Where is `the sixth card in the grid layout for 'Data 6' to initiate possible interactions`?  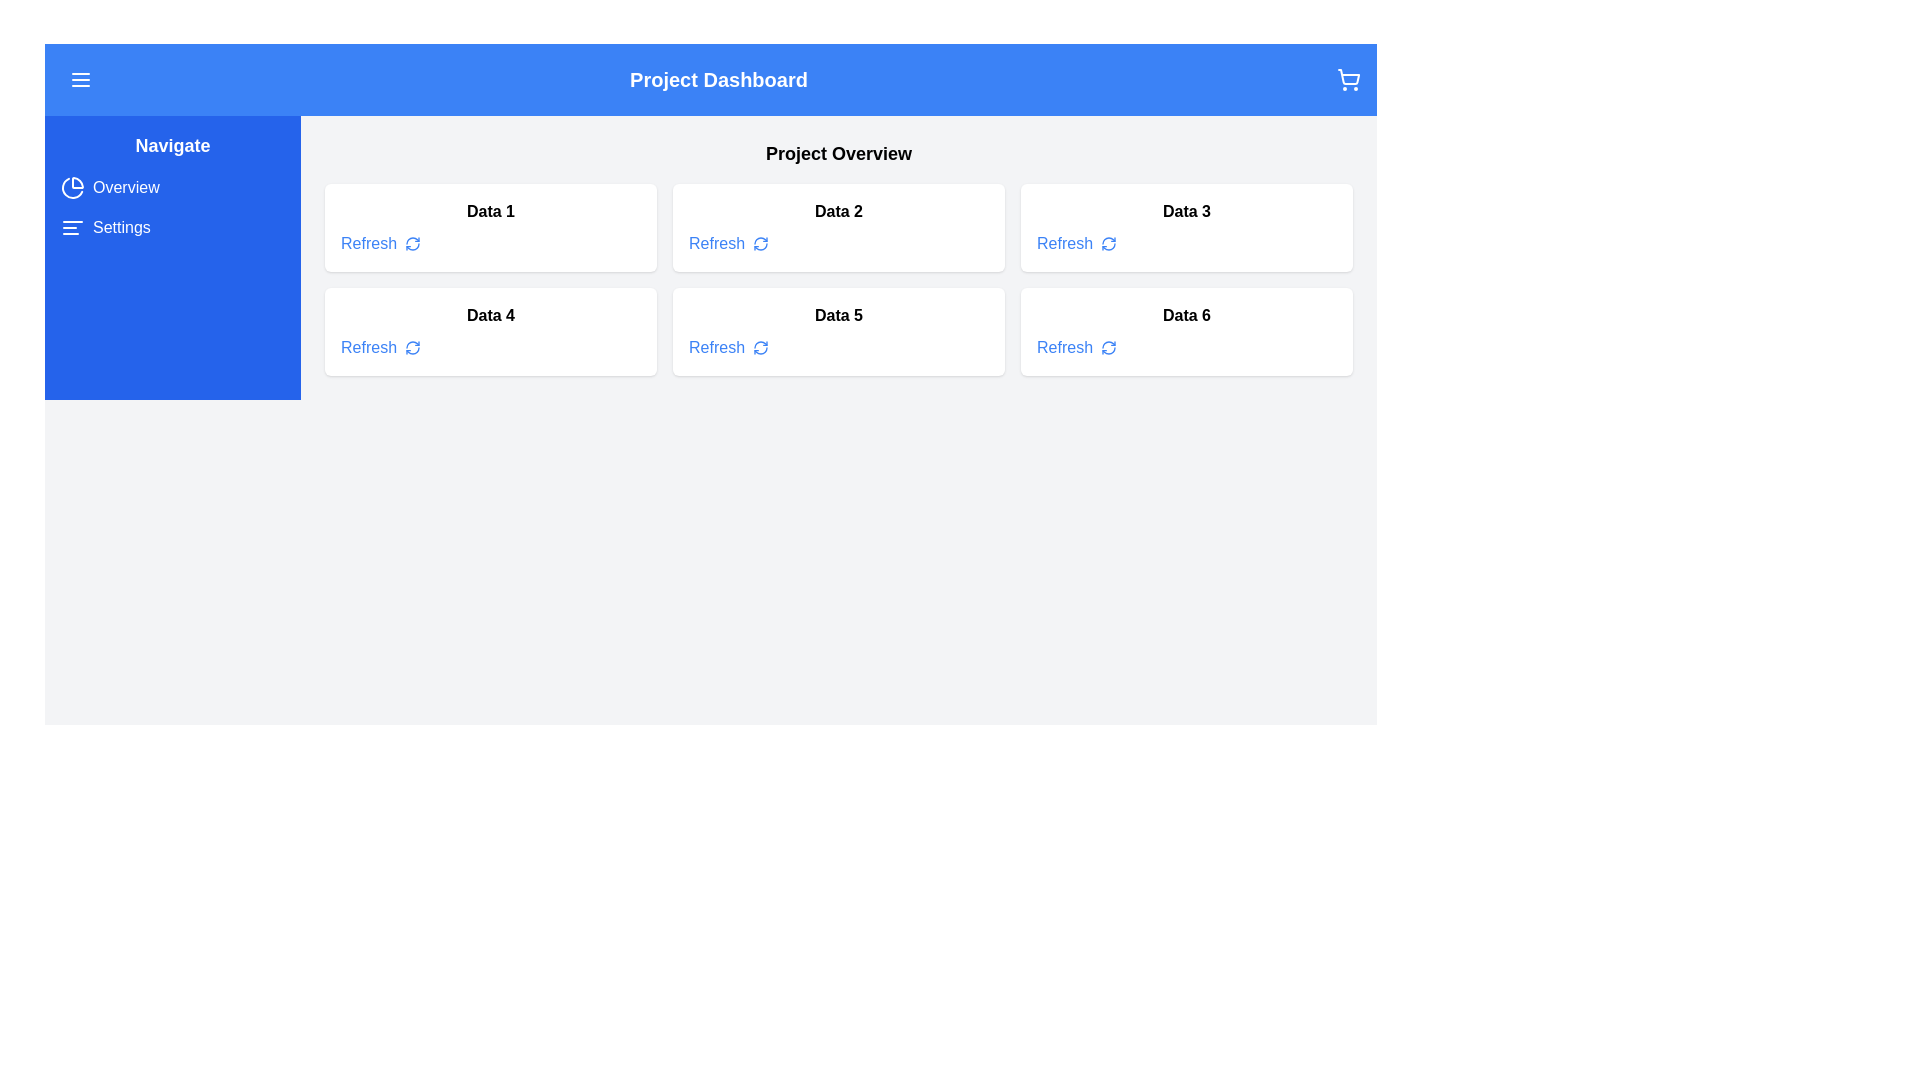
the sixth card in the grid layout for 'Data 6' to initiate possible interactions is located at coordinates (1186, 330).